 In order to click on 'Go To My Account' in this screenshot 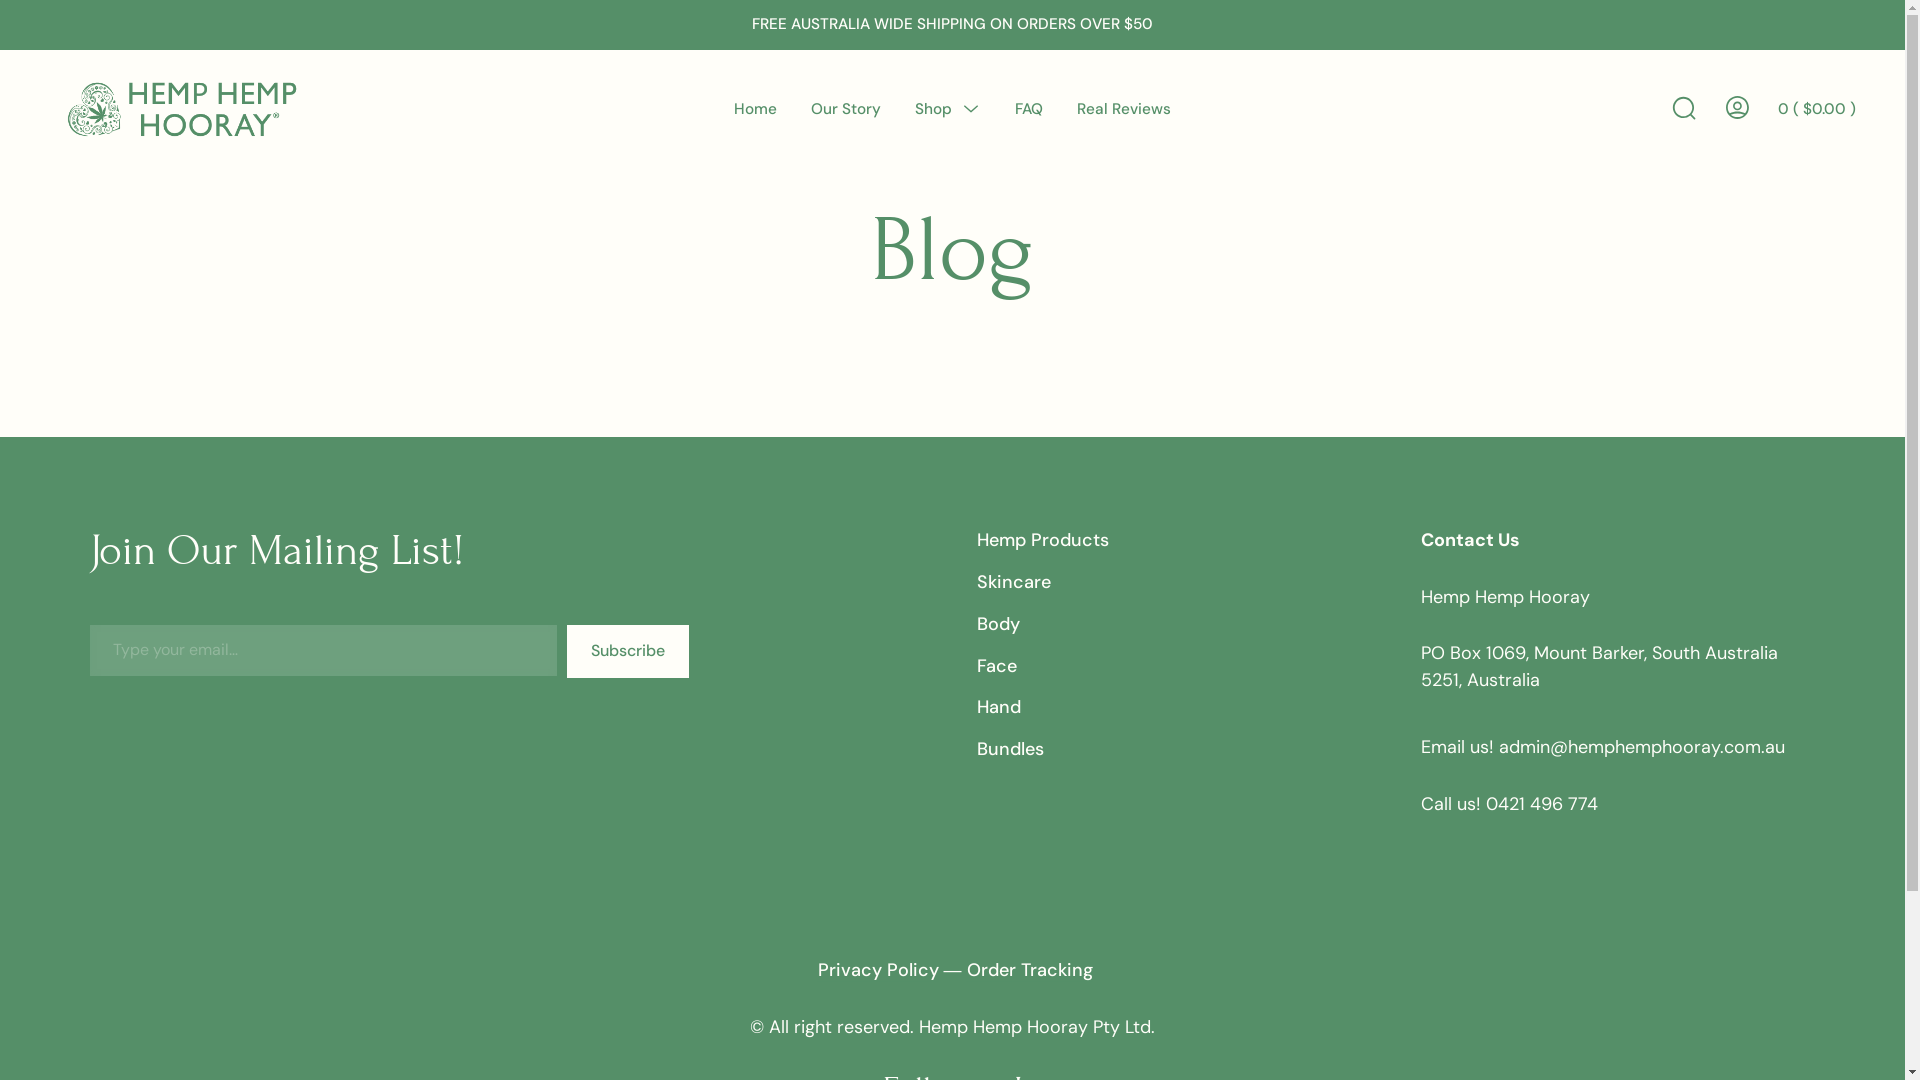, I will do `click(1735, 107)`.